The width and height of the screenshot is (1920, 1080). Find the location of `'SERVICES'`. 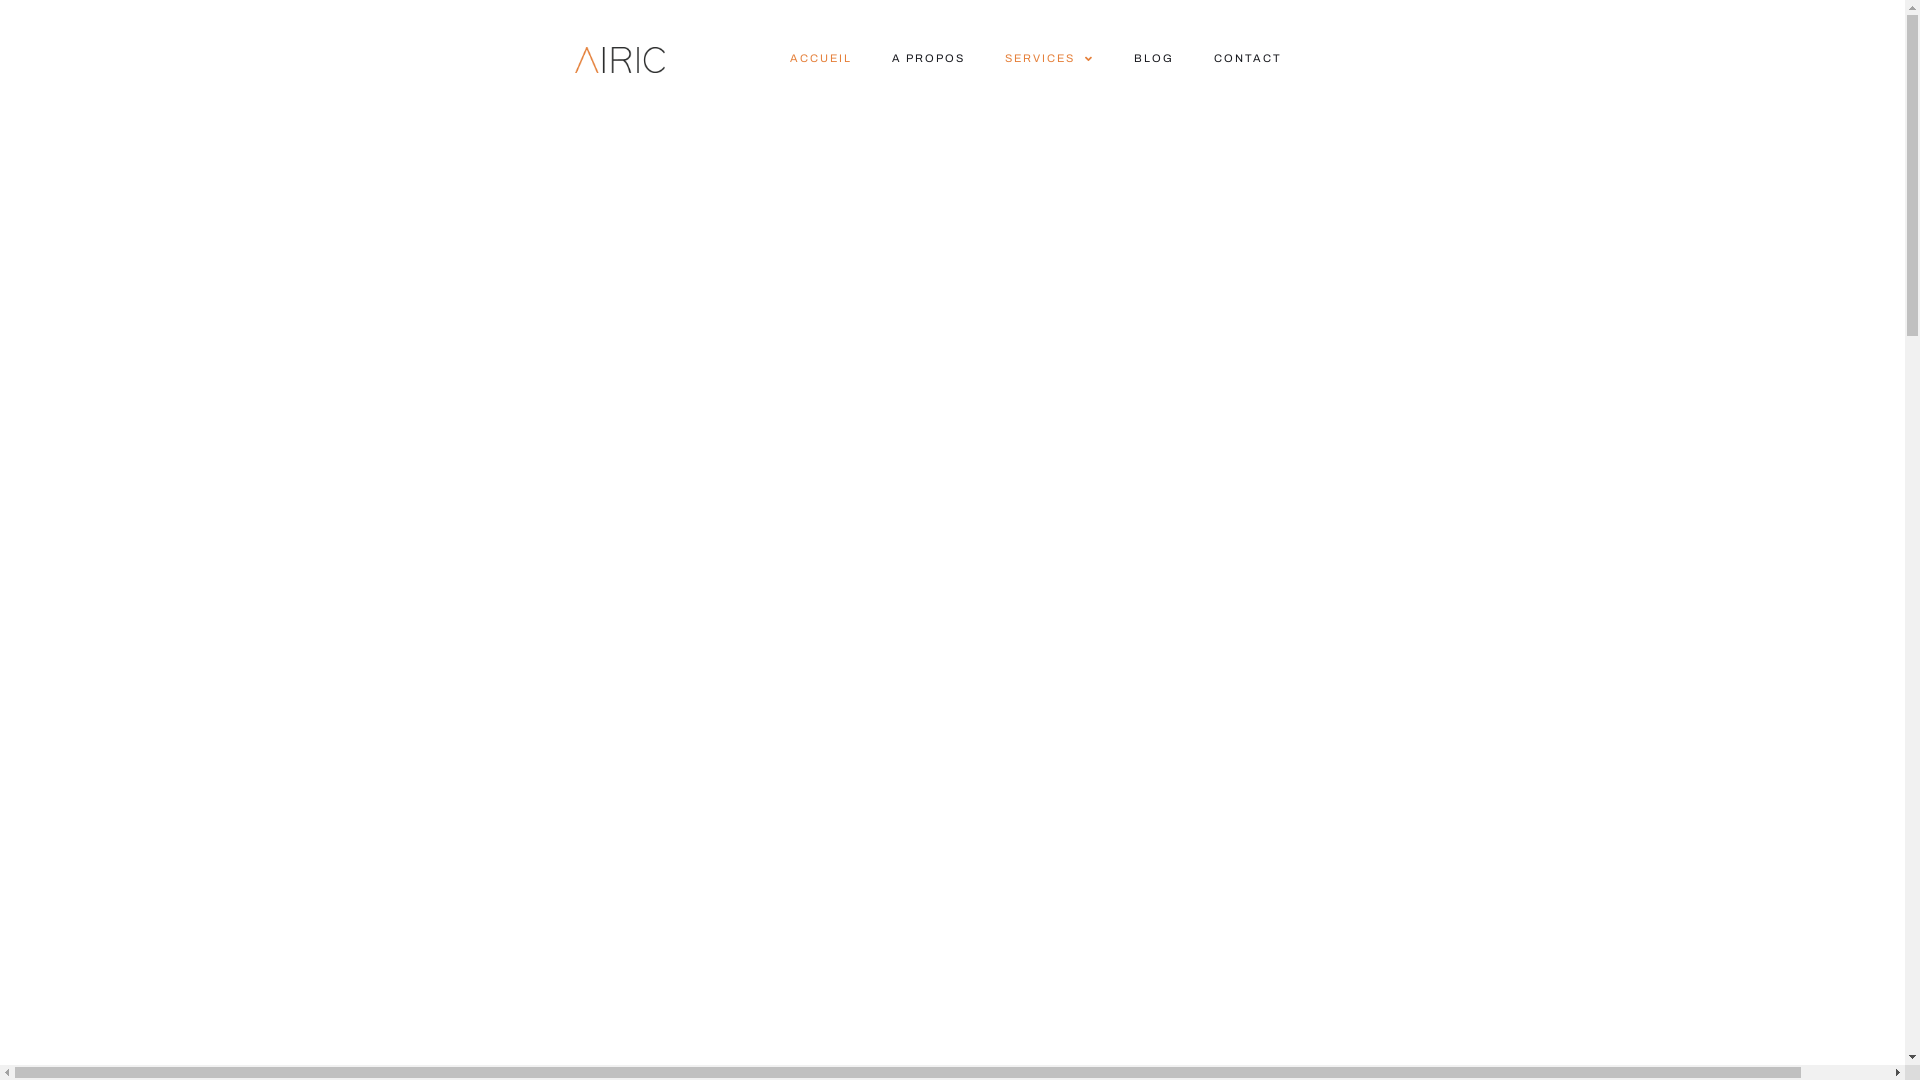

'SERVICES' is located at coordinates (984, 57).